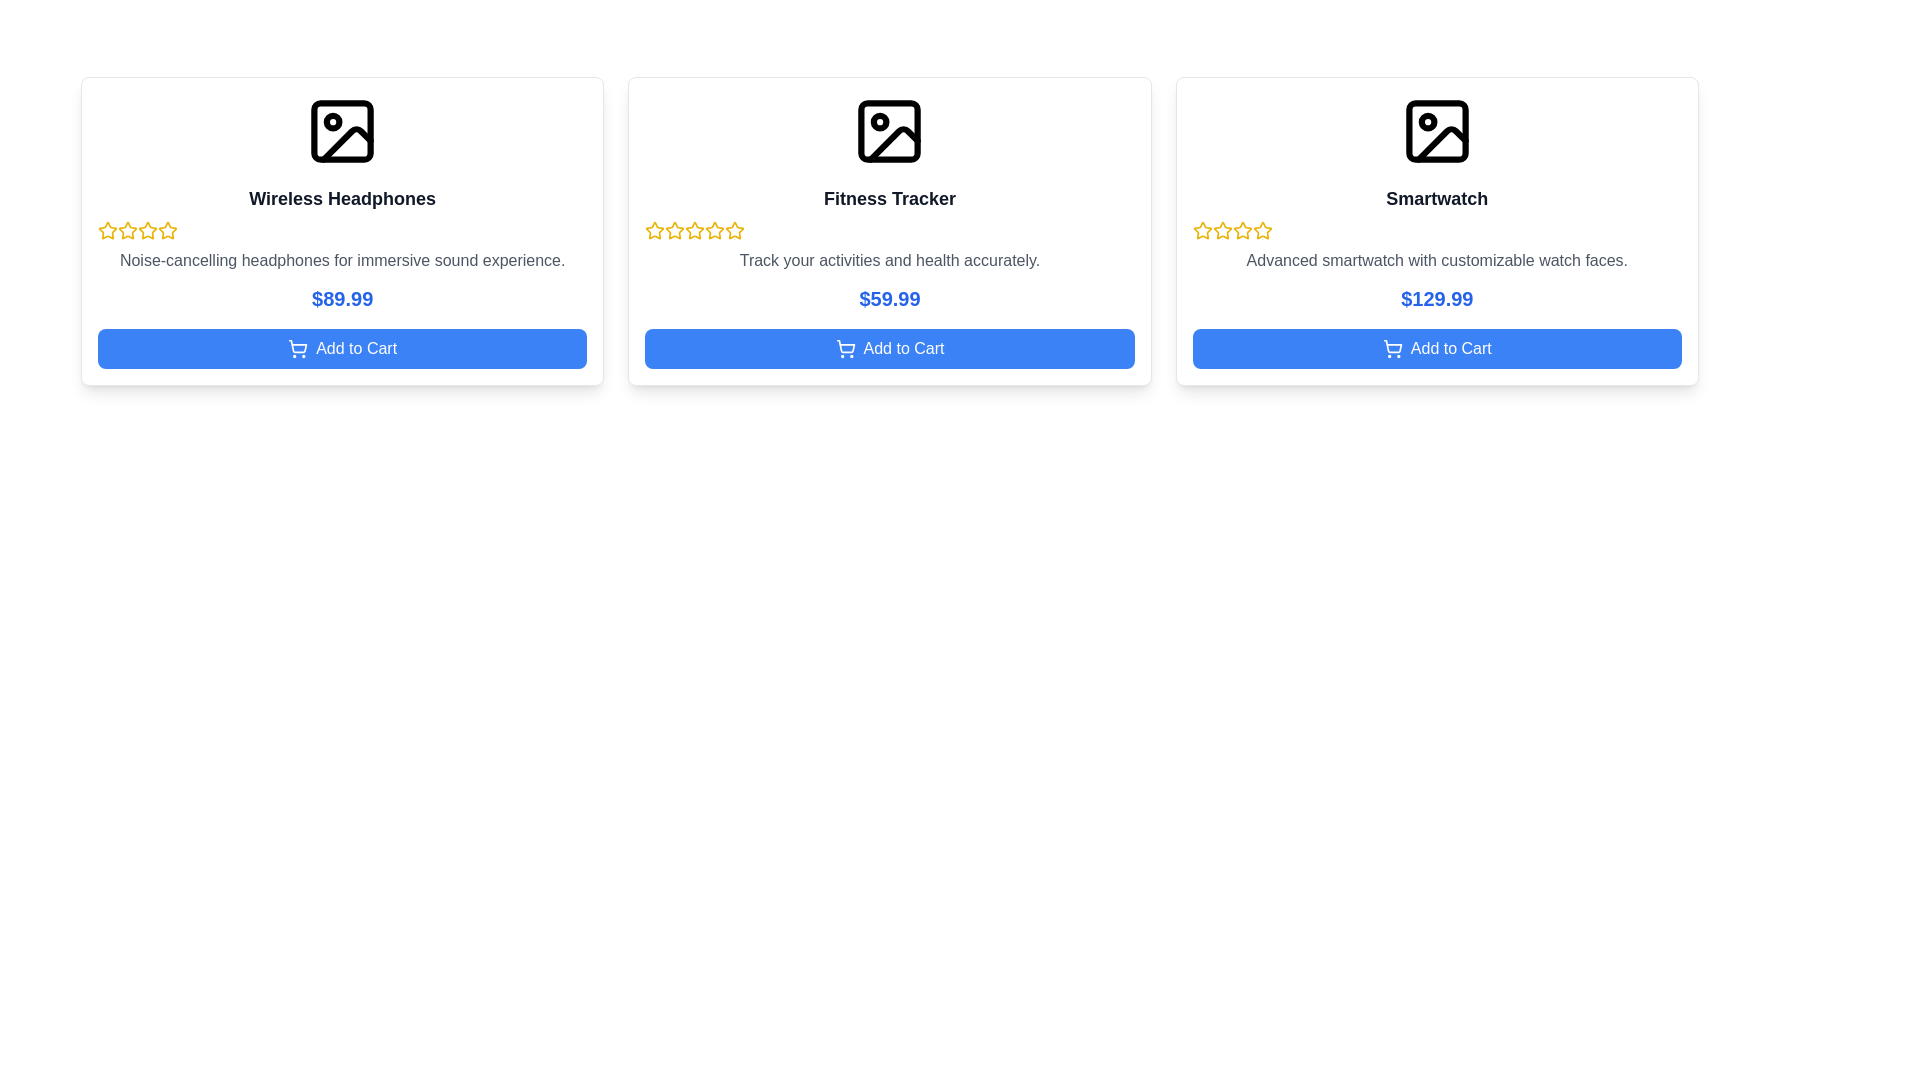 The image size is (1920, 1080). I want to click on the shopping cart icon within the 'Add to Cart' button located below the '$89.99' price in the first card, so click(297, 347).